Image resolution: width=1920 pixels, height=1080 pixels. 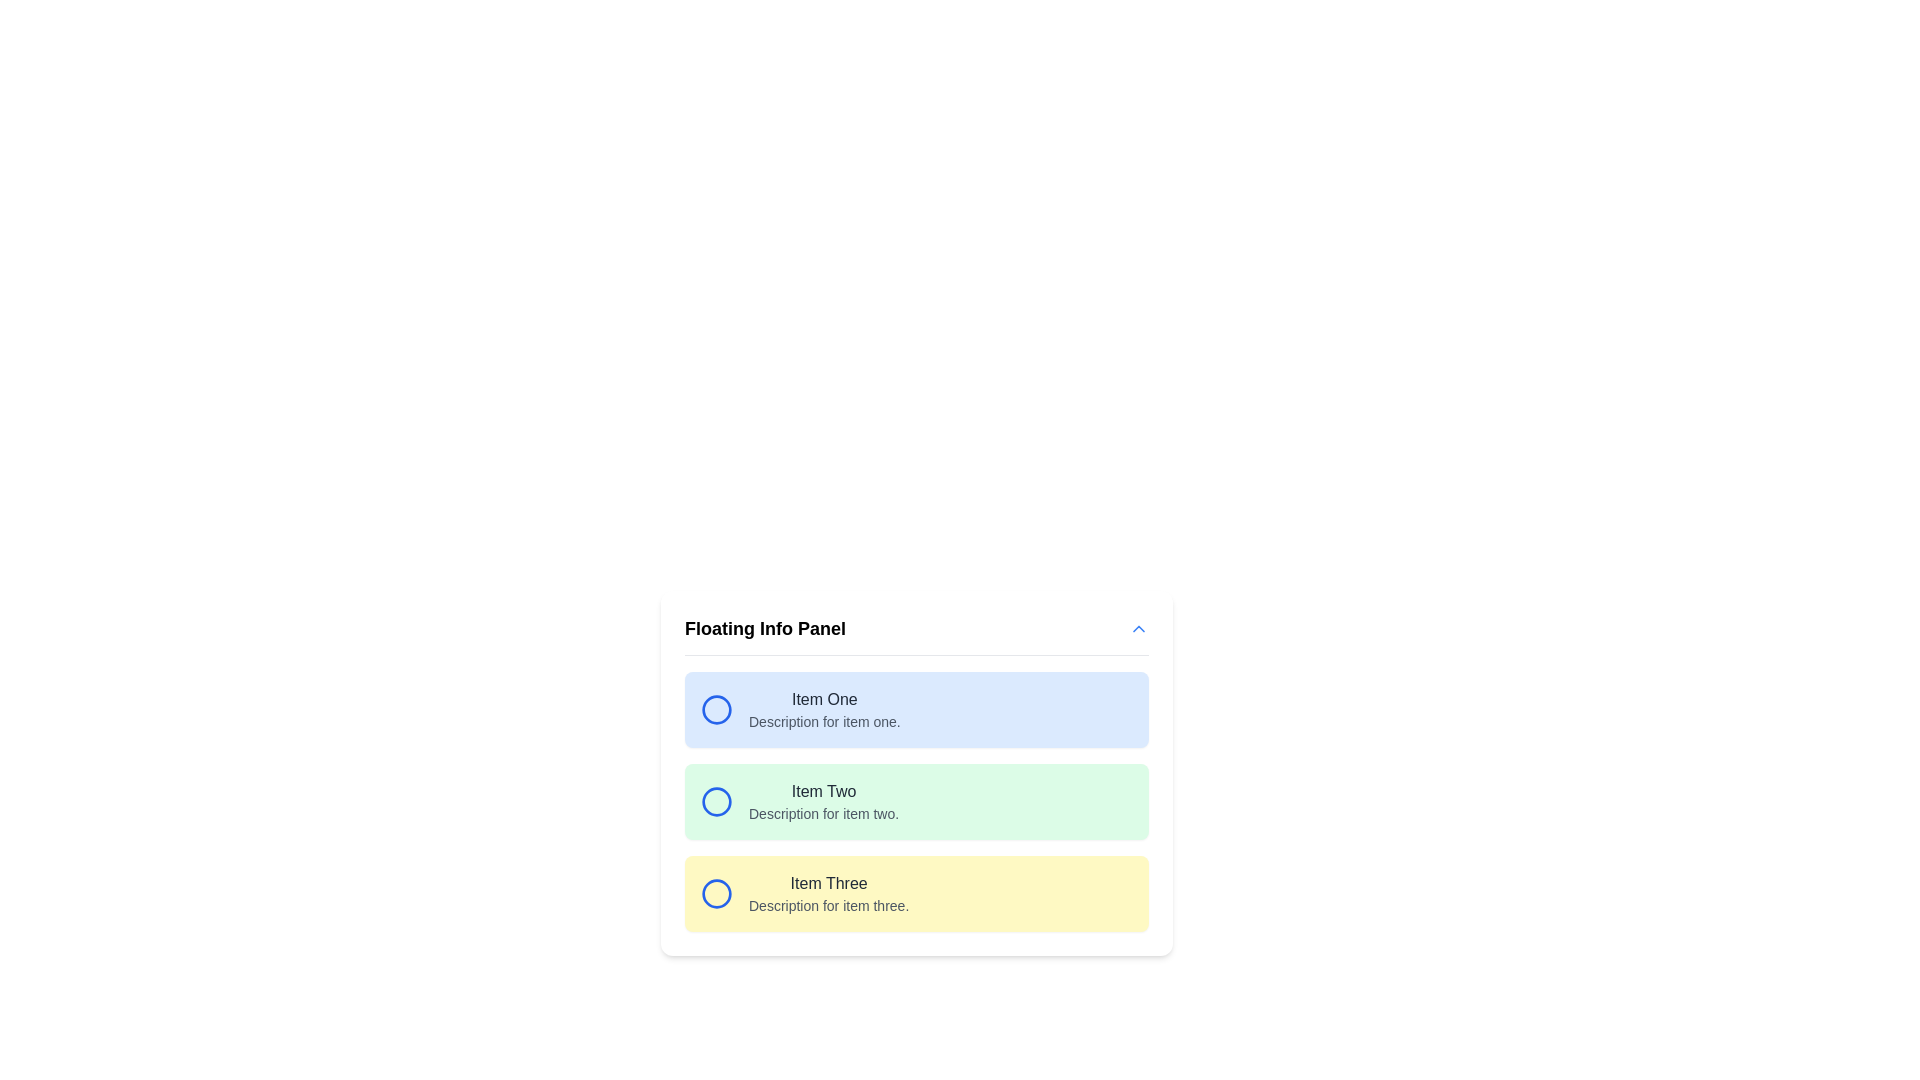 What do you see at coordinates (829, 893) in the screenshot?
I see `the text element that displays 'Item Three' with a pale yellow background and contains the description 'Description for item three.'` at bounding box center [829, 893].